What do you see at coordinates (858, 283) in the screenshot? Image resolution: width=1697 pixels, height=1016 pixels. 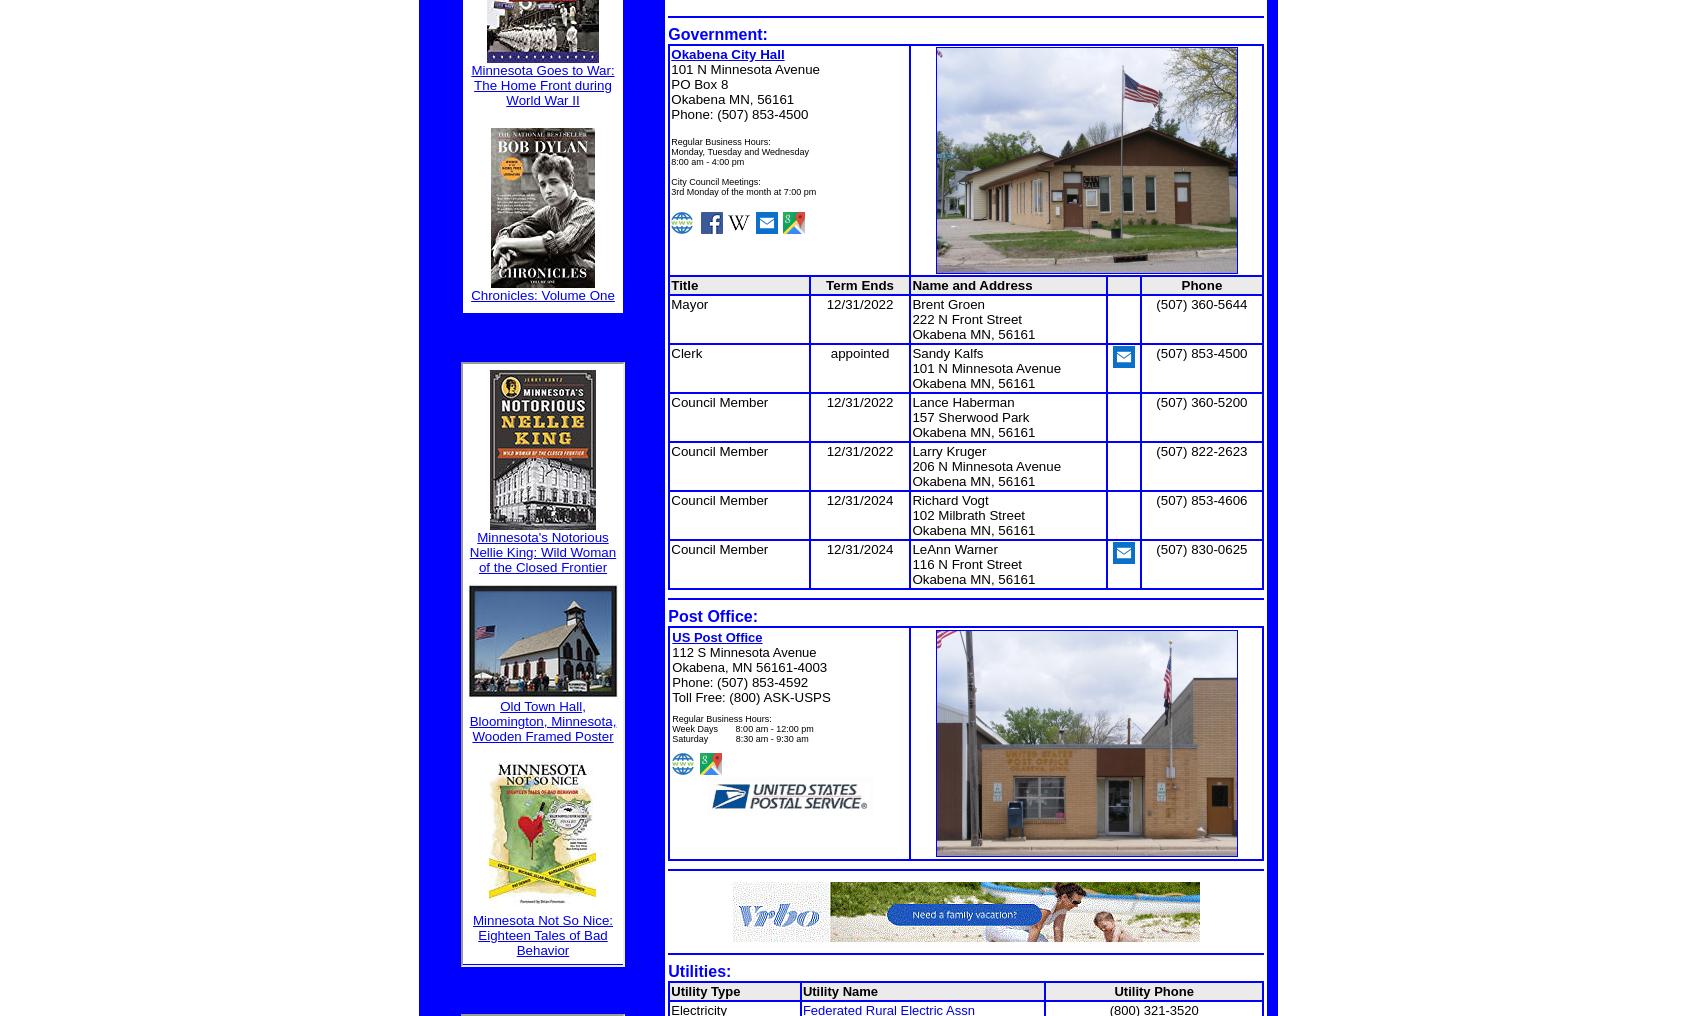 I see `'Term Ends'` at bounding box center [858, 283].